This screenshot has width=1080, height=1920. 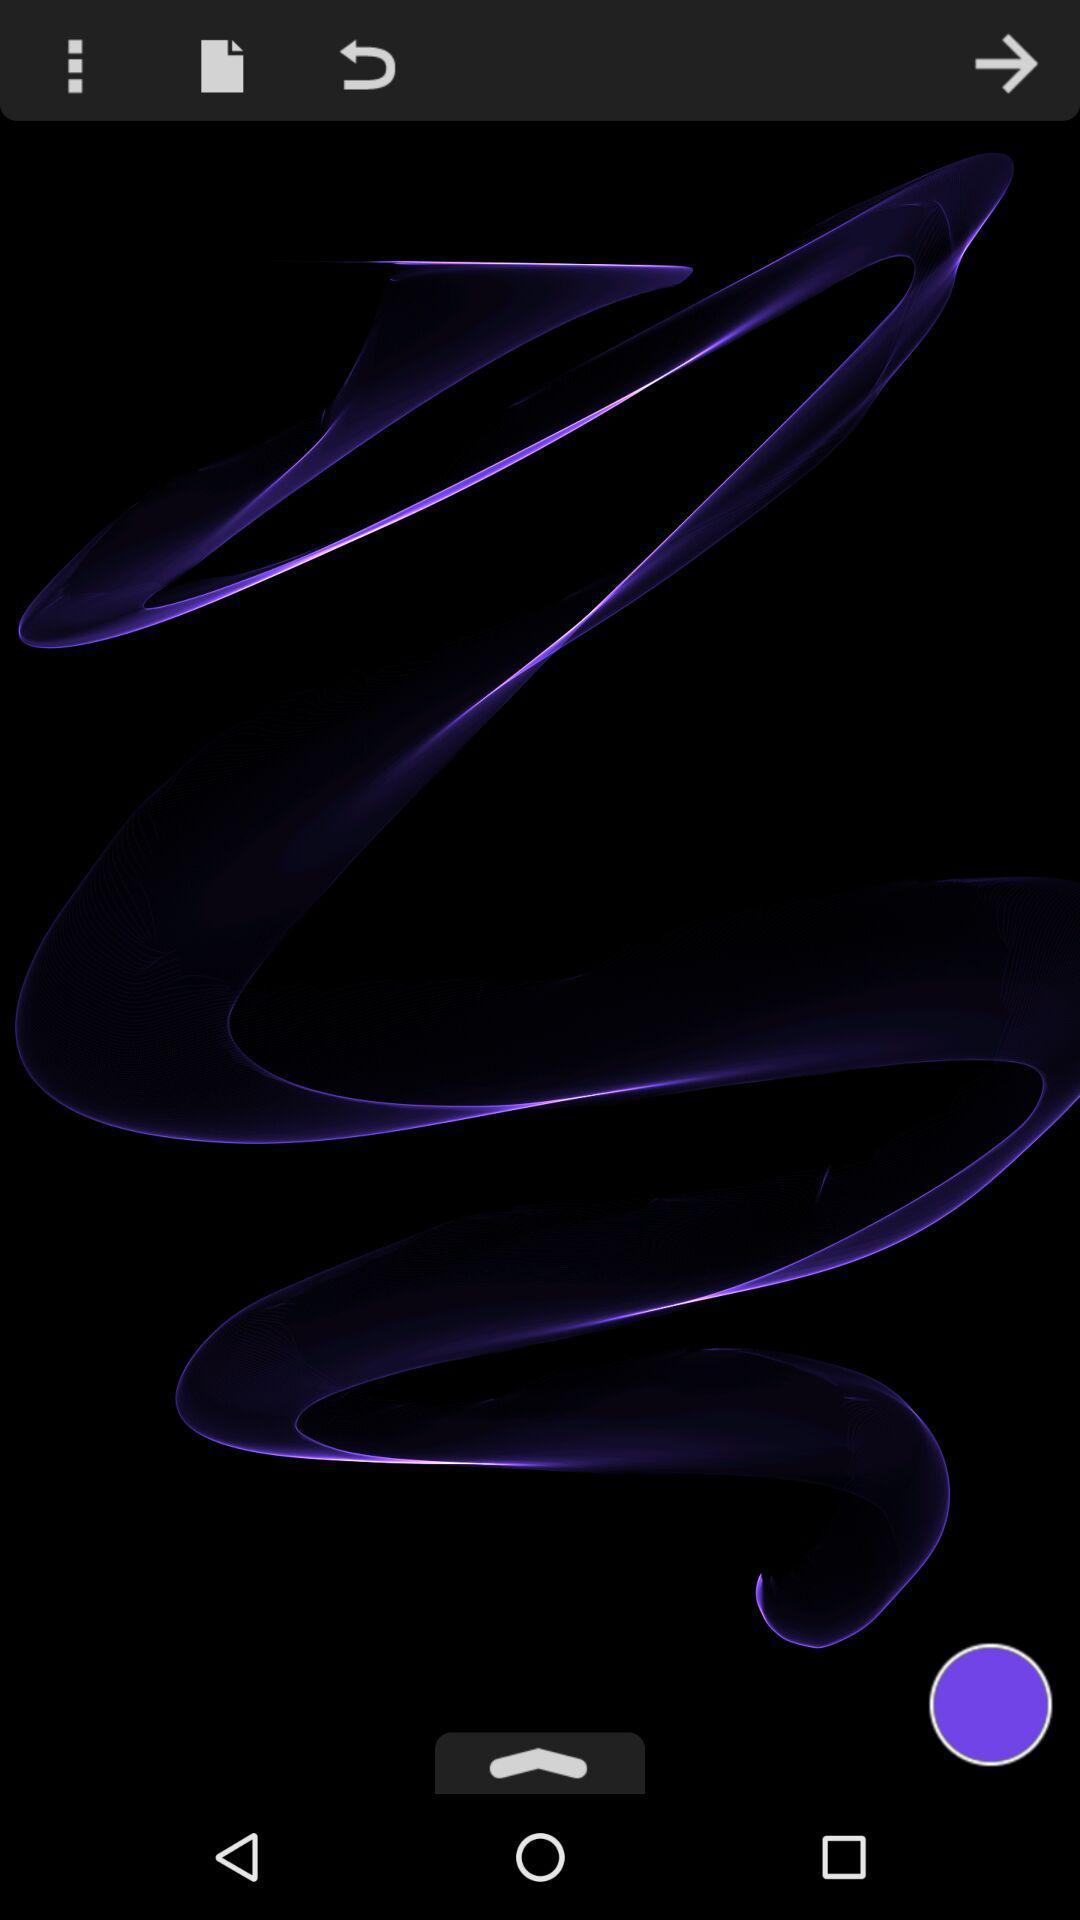 I want to click on the avatar icon, so click(x=990, y=1824).